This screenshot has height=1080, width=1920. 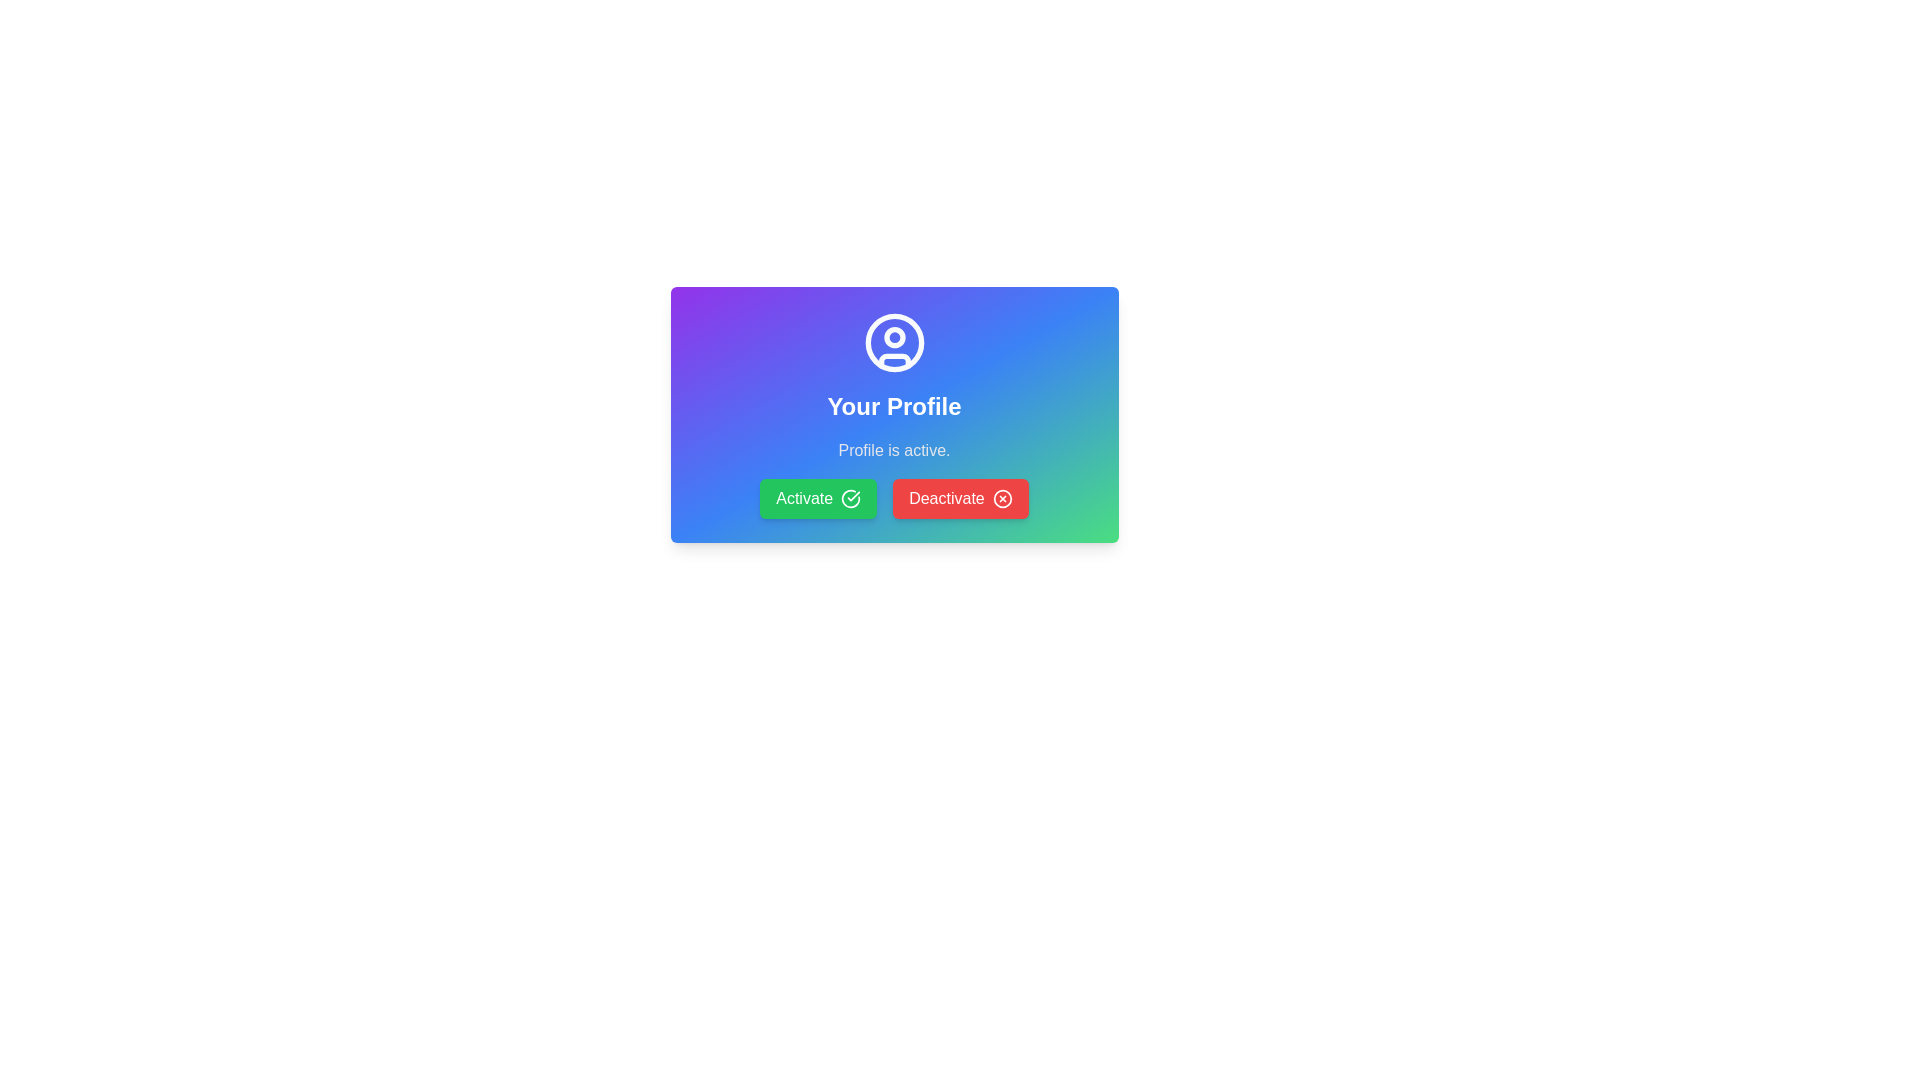 I want to click on the status text element located beneath the 'Your Profile' header and above the 'Activate' and 'Deactivate' buttons, so click(x=893, y=451).